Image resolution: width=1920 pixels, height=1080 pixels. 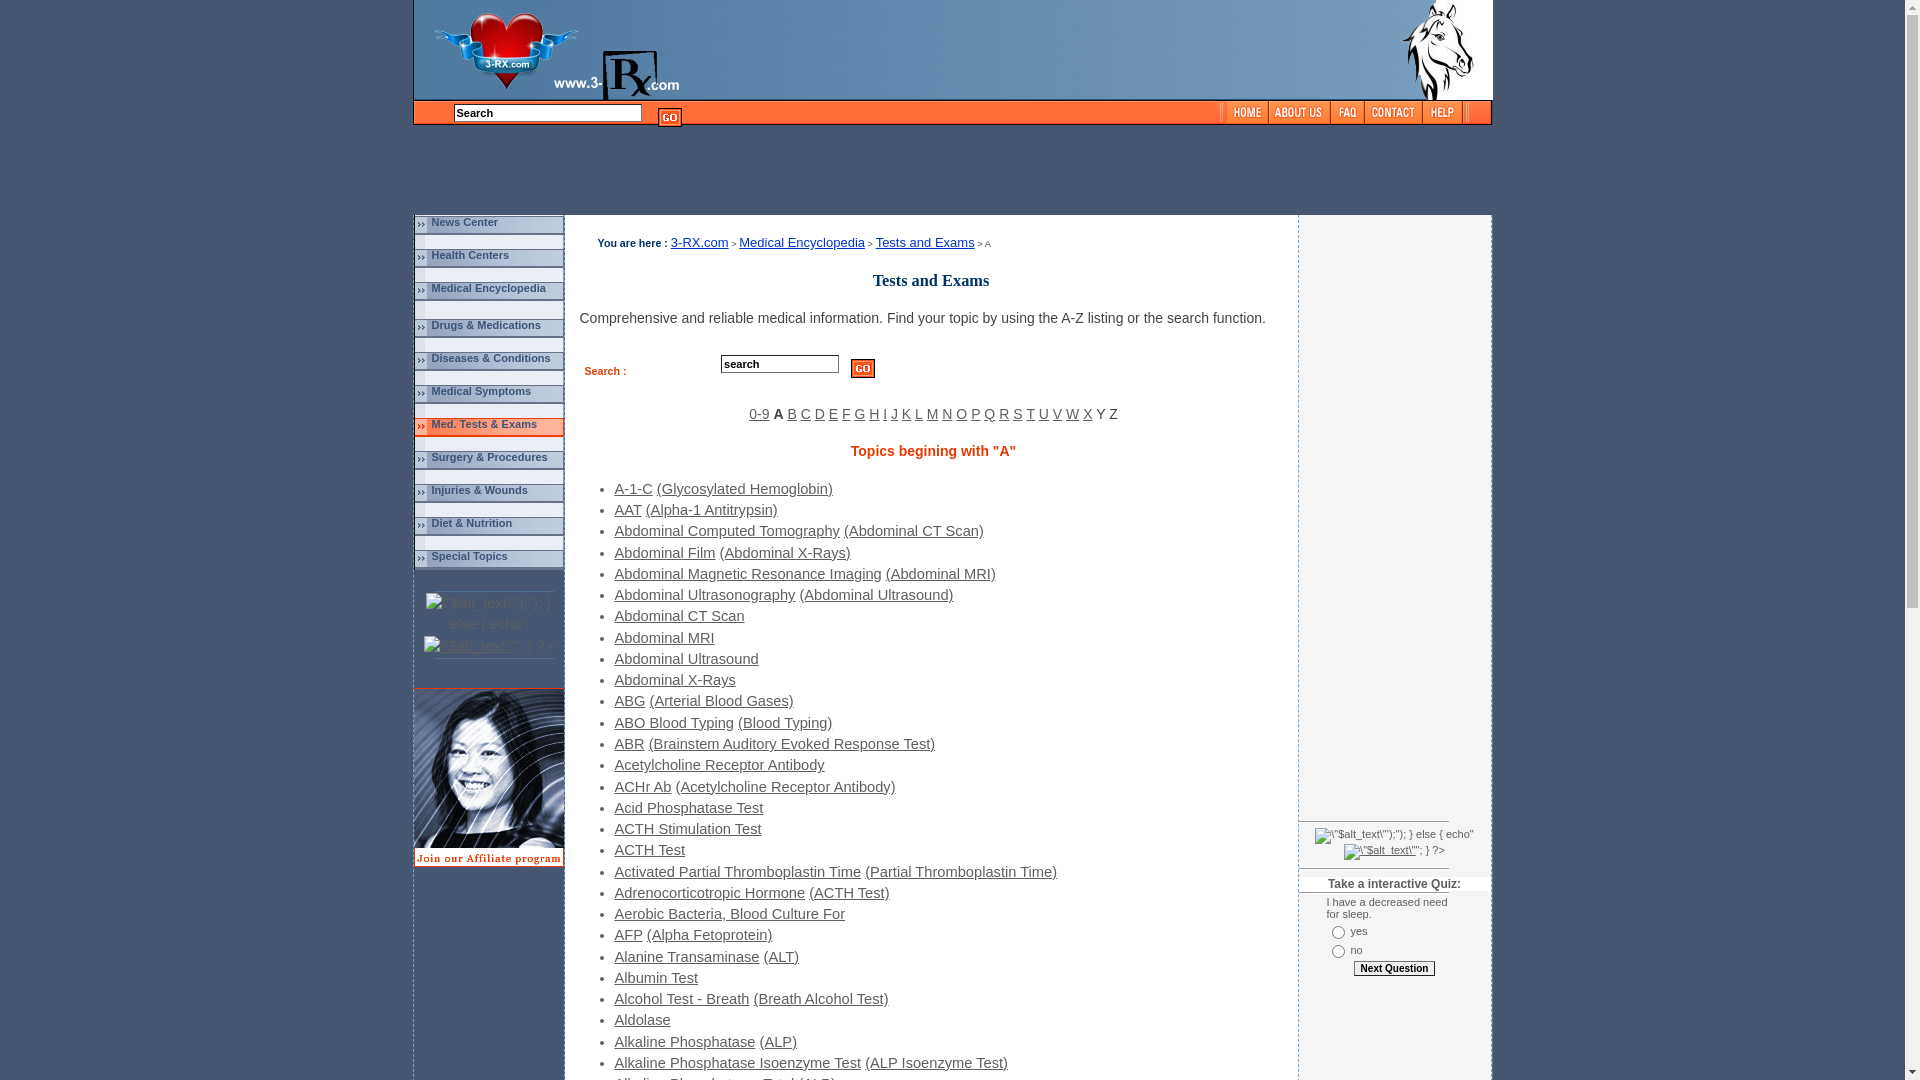 I want to click on '(Partial Thromboplastin Time)', so click(x=864, y=870).